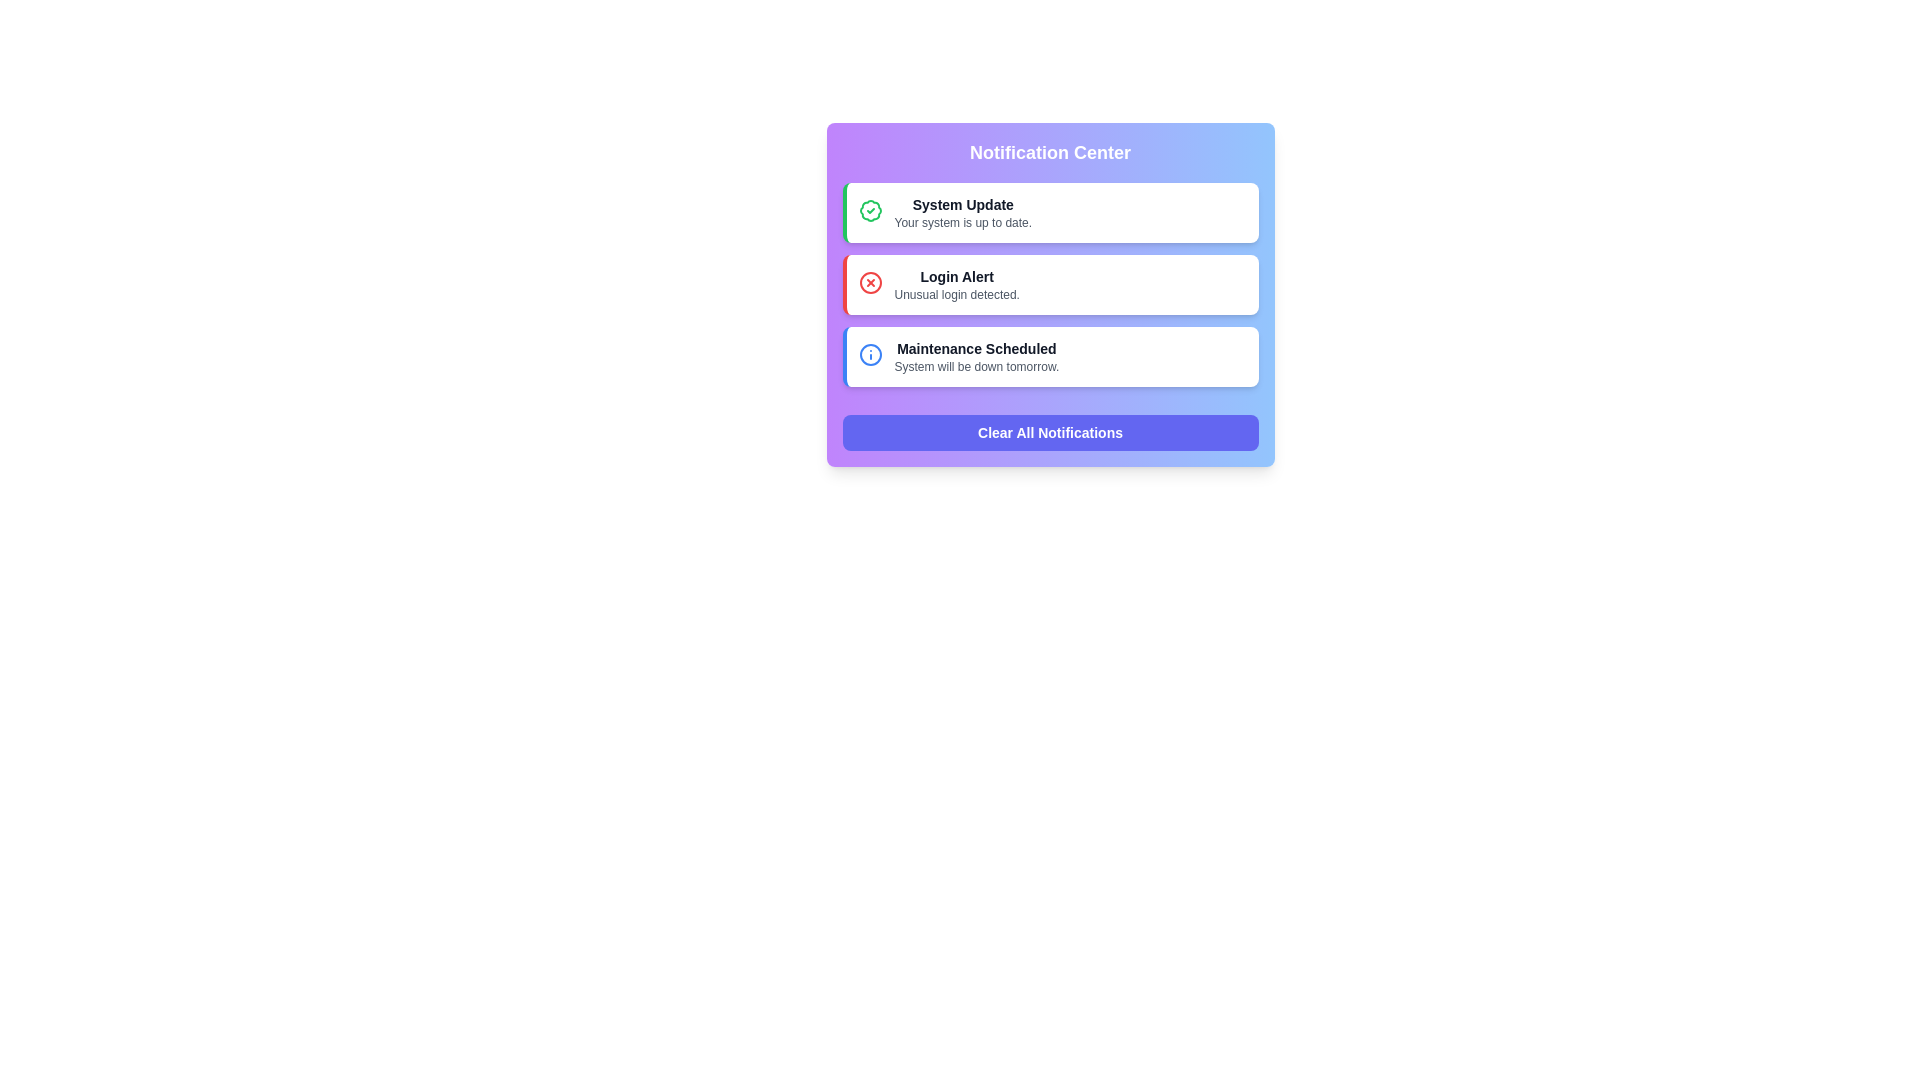 The image size is (1920, 1080). I want to click on the text providing additional information related to the notification about 'Maintenance Scheduled', which is the second line below the bold text in the notification box, so click(976, 366).